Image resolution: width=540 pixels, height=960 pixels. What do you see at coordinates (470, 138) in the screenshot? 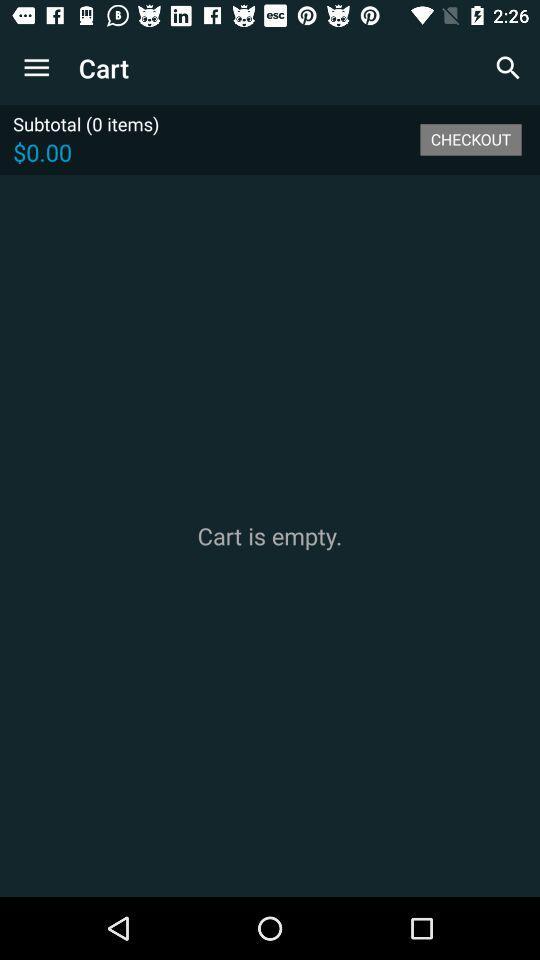
I see `the icon to the right of the subtotal (0 items)` at bounding box center [470, 138].